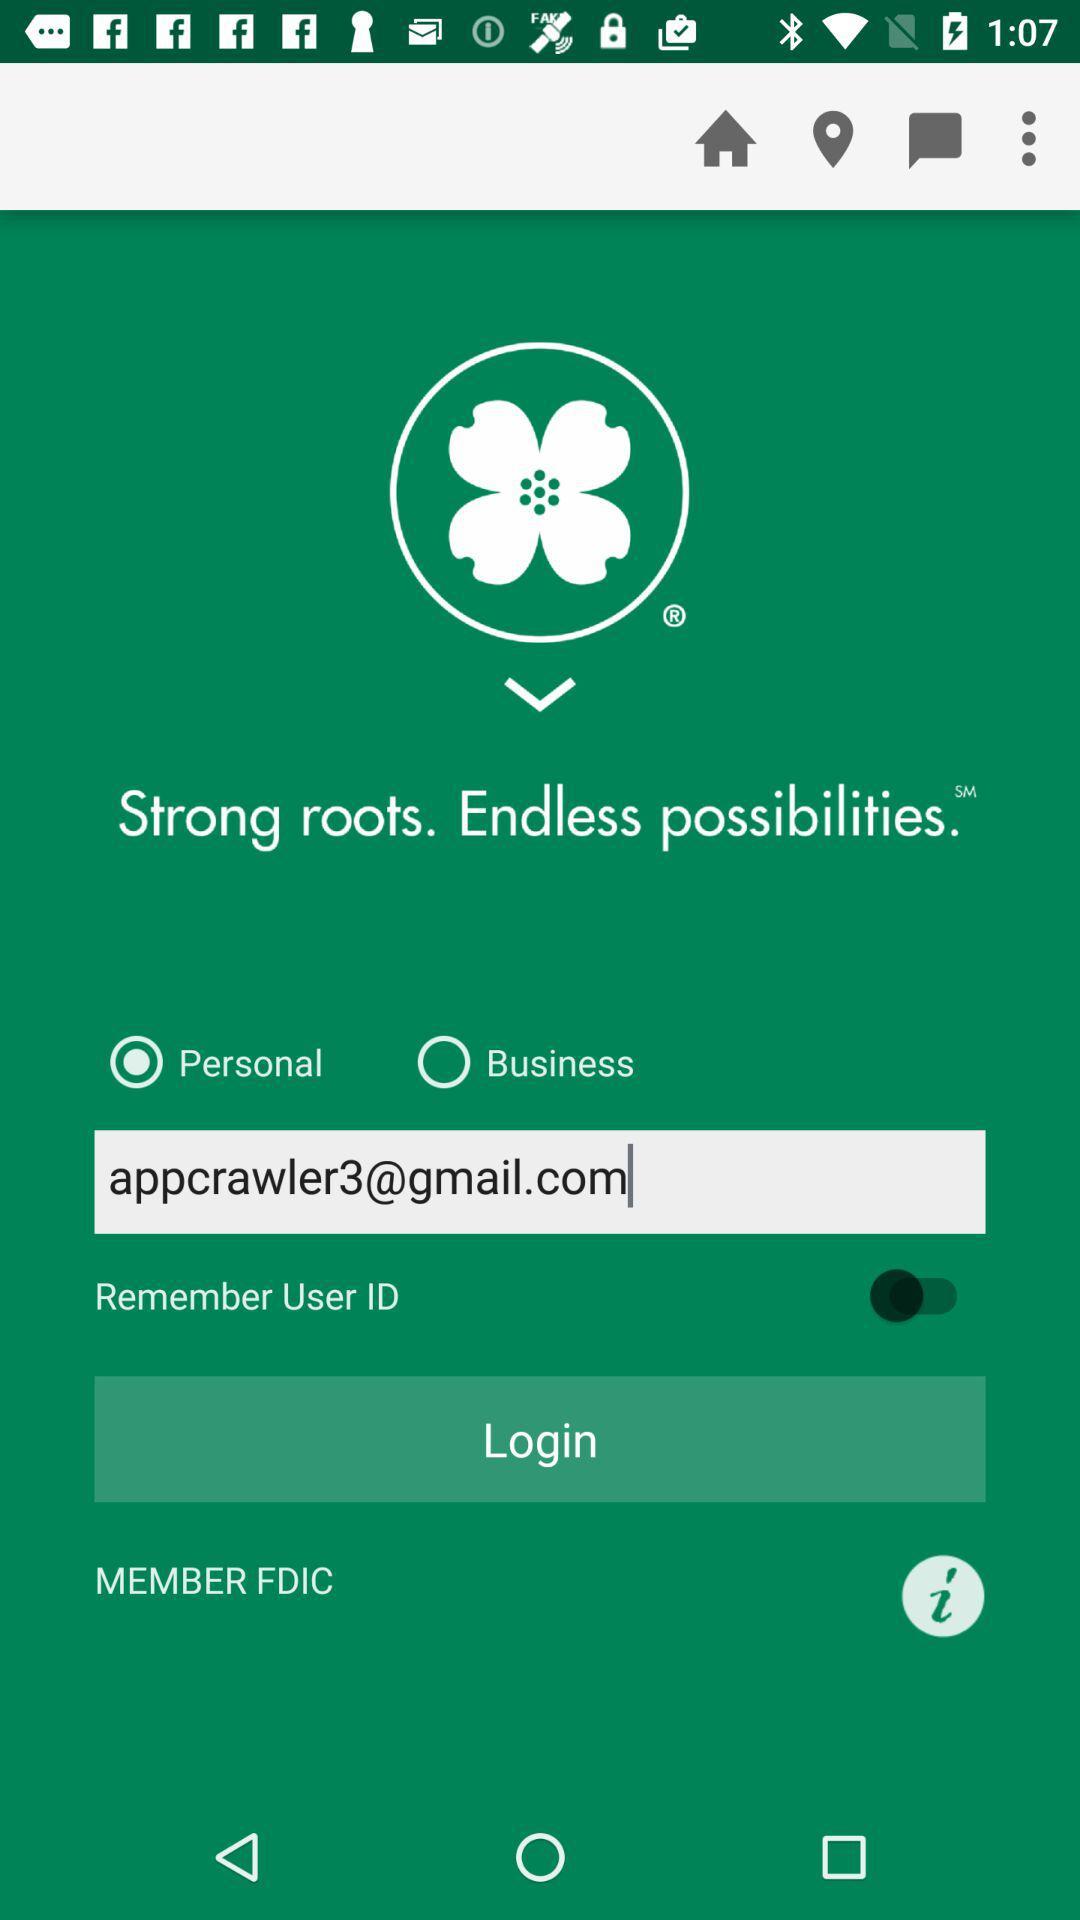  What do you see at coordinates (943, 1595) in the screenshot?
I see `the icon to the right of the member fdic icon` at bounding box center [943, 1595].